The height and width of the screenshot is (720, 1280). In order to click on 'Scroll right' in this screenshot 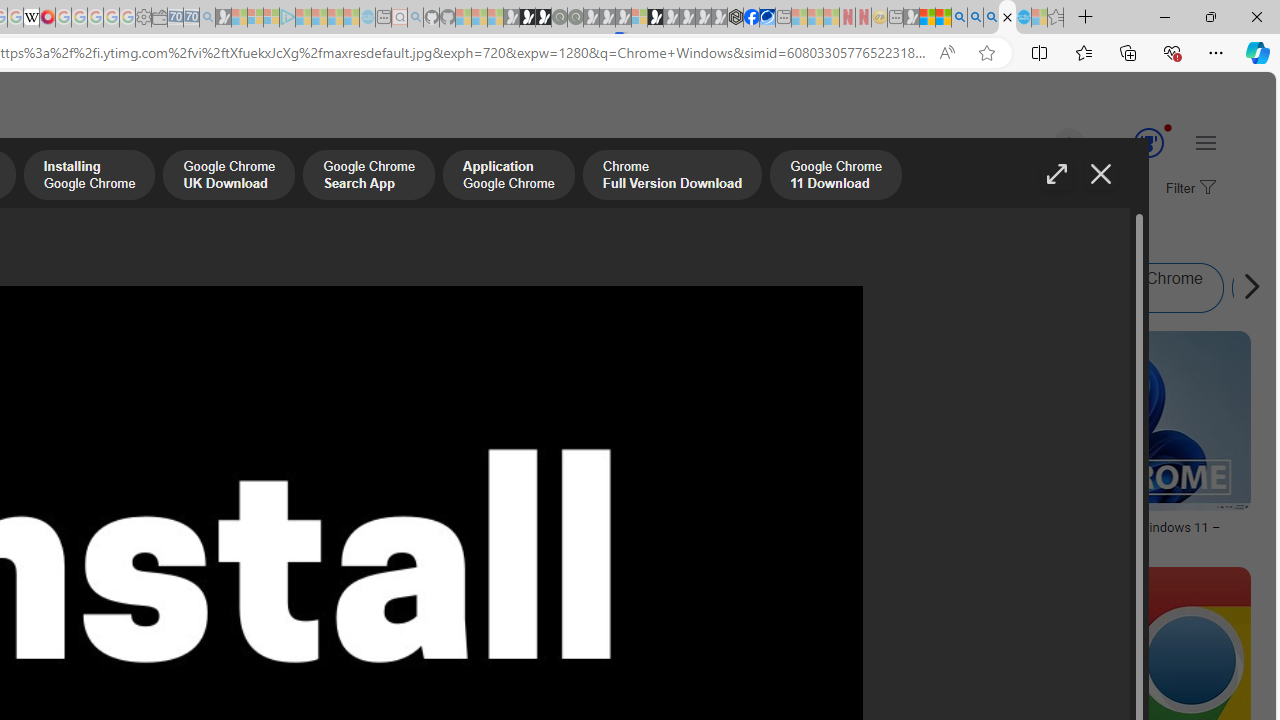, I will do `click(1245, 288)`.